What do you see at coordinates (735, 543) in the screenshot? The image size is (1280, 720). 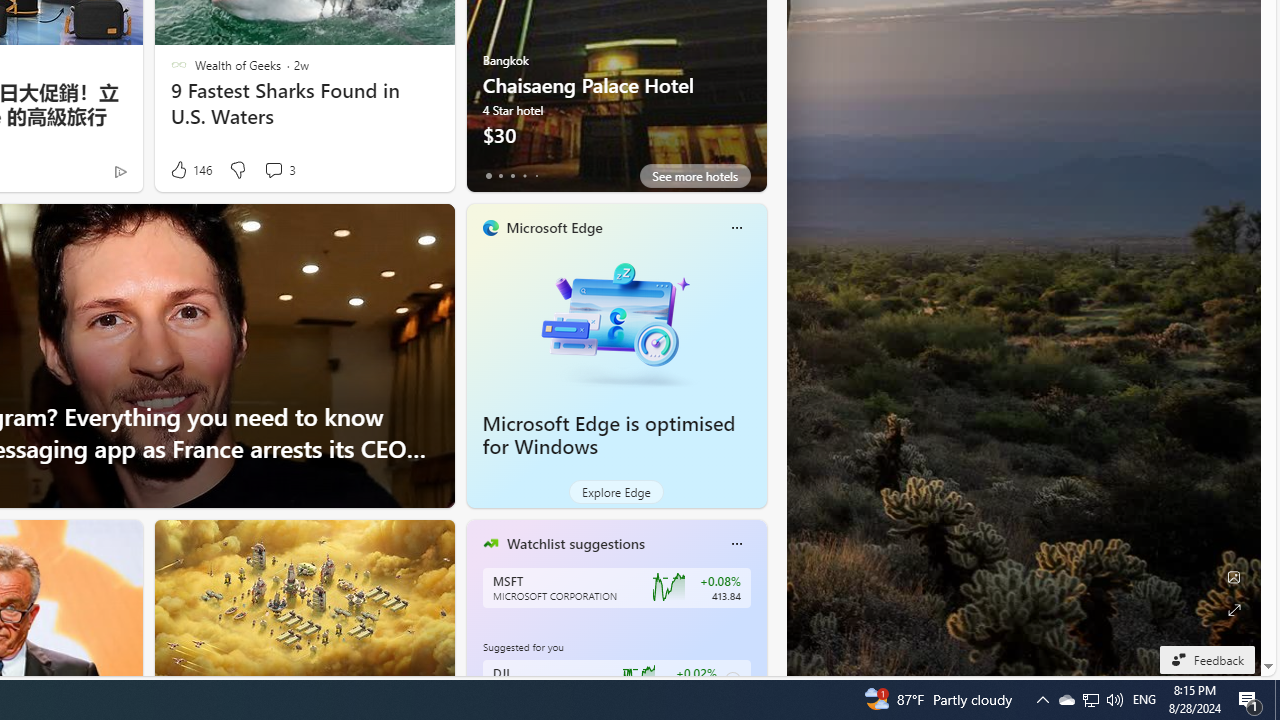 I see `'Class: icon-img'` at bounding box center [735, 543].